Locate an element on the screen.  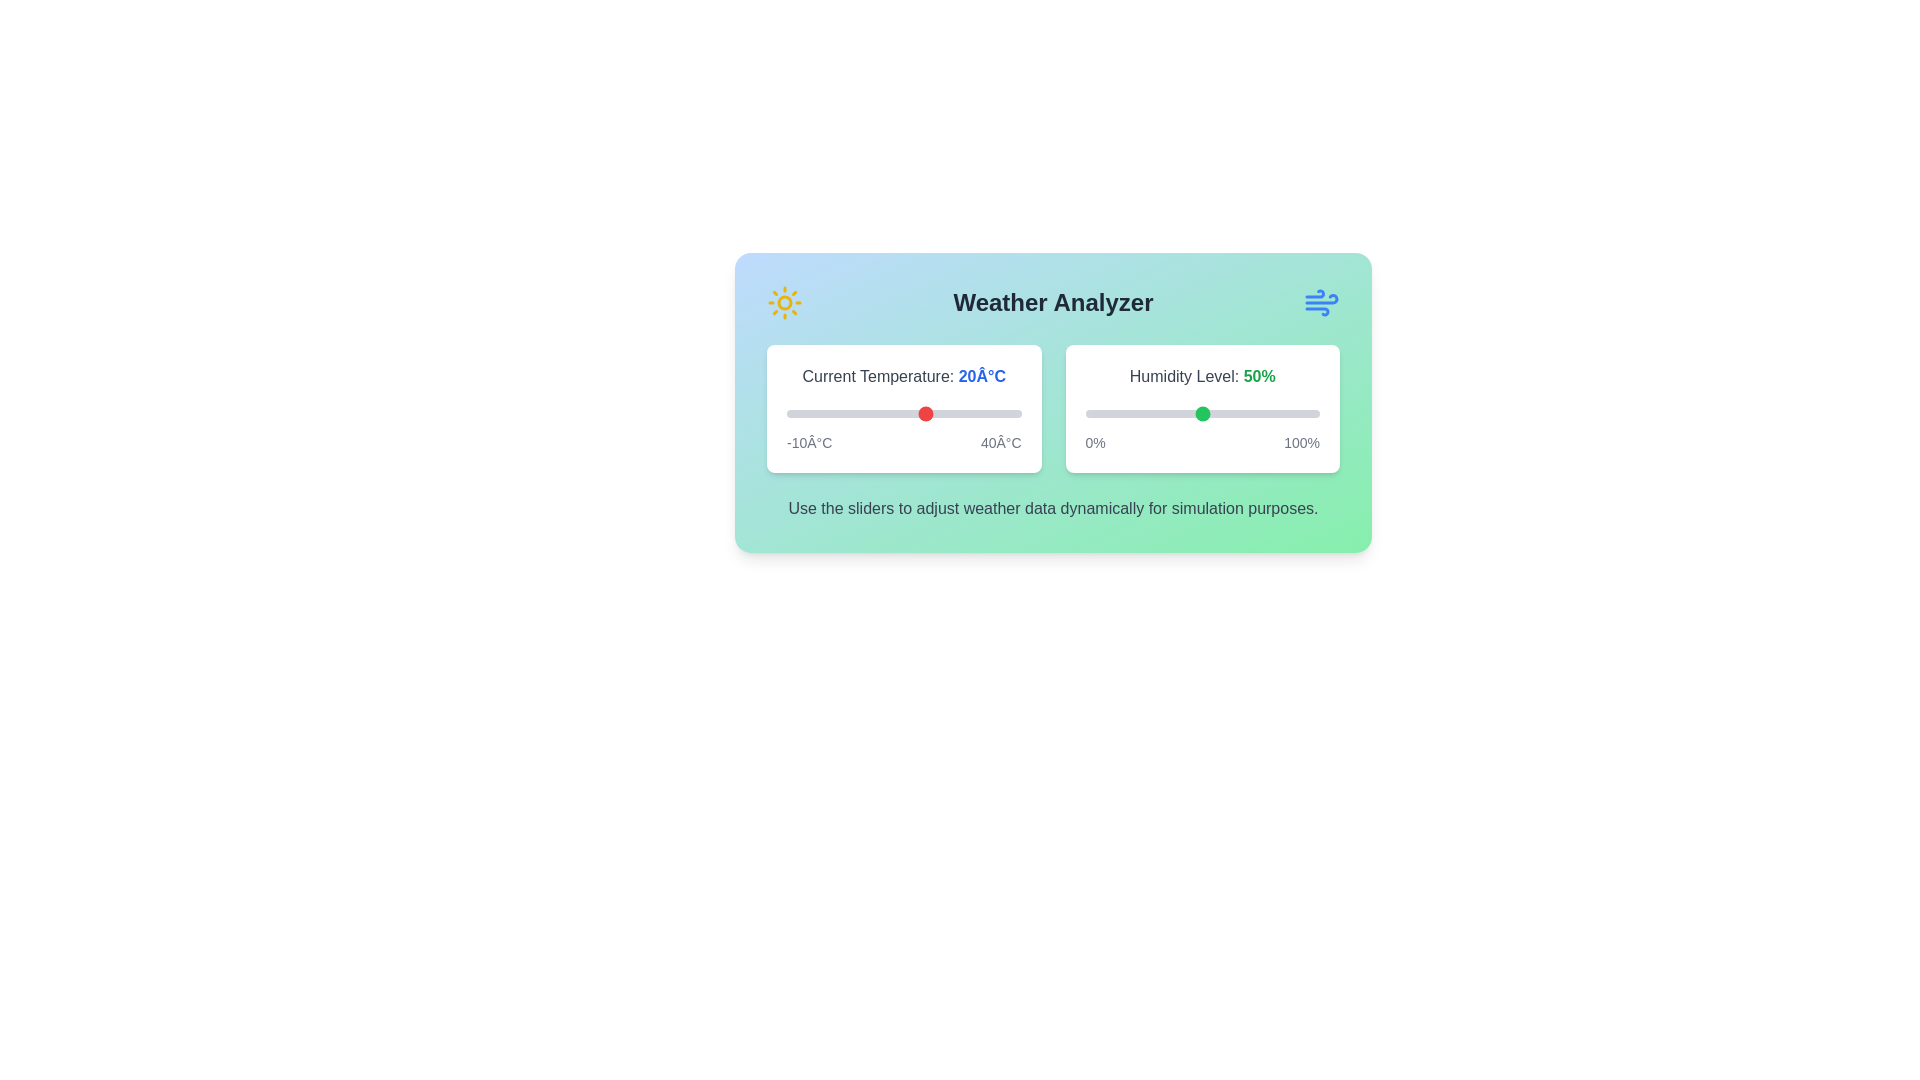
the temperature slider to 26°C is located at coordinates (954, 412).